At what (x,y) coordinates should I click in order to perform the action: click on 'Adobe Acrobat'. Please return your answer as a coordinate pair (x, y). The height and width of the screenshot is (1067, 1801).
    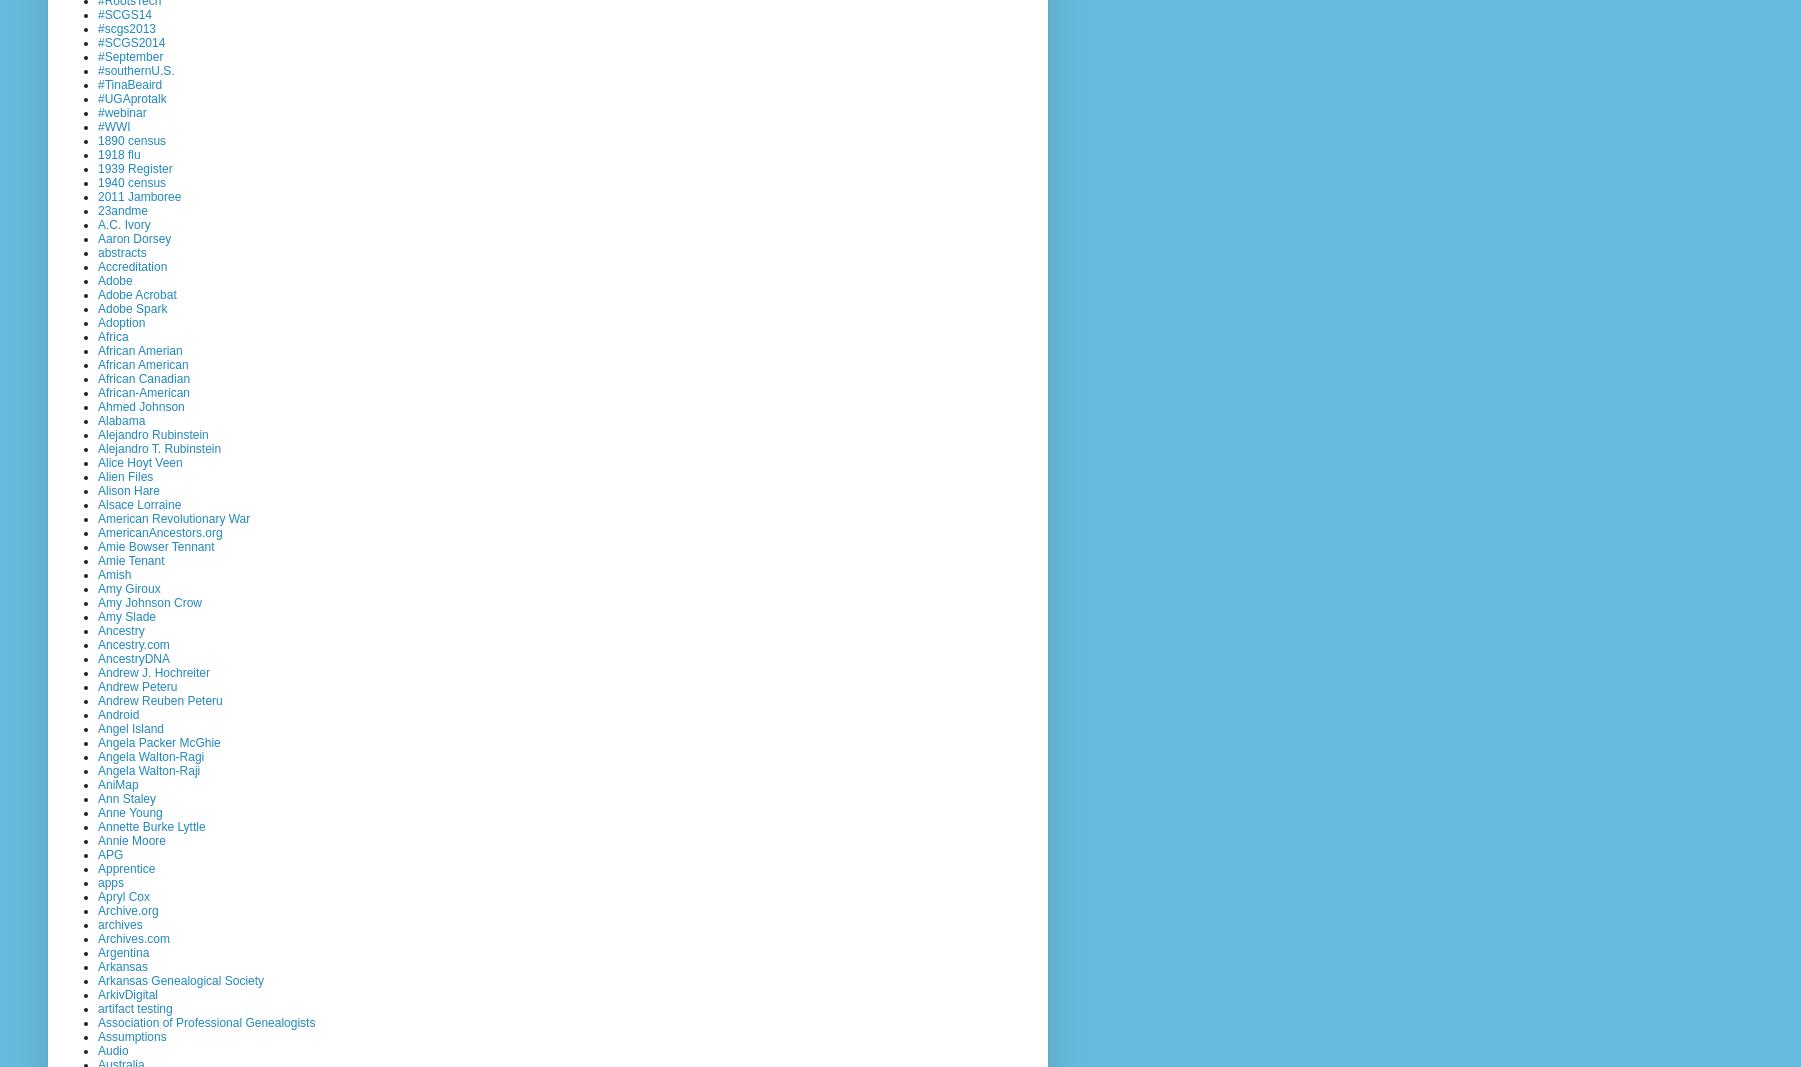
    Looking at the image, I should click on (137, 293).